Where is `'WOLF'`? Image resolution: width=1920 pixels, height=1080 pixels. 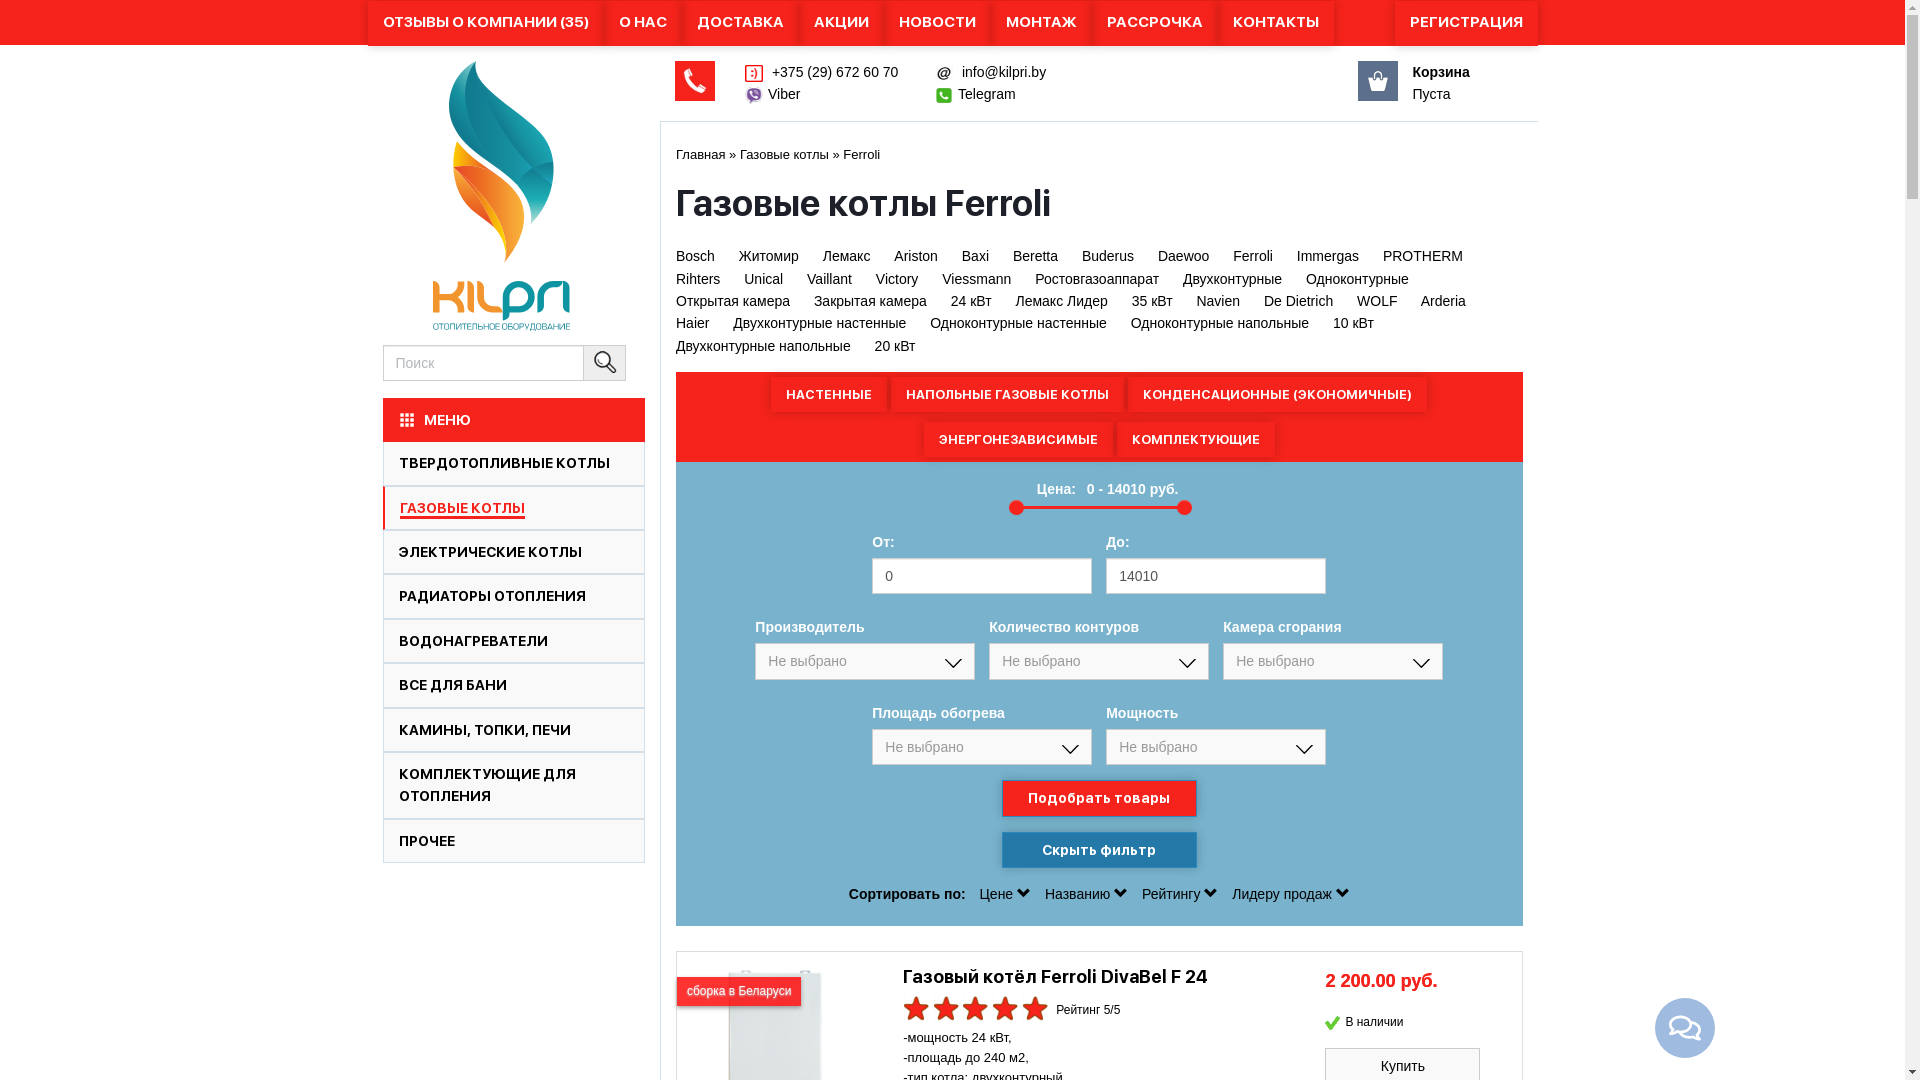 'WOLF' is located at coordinates (1376, 300).